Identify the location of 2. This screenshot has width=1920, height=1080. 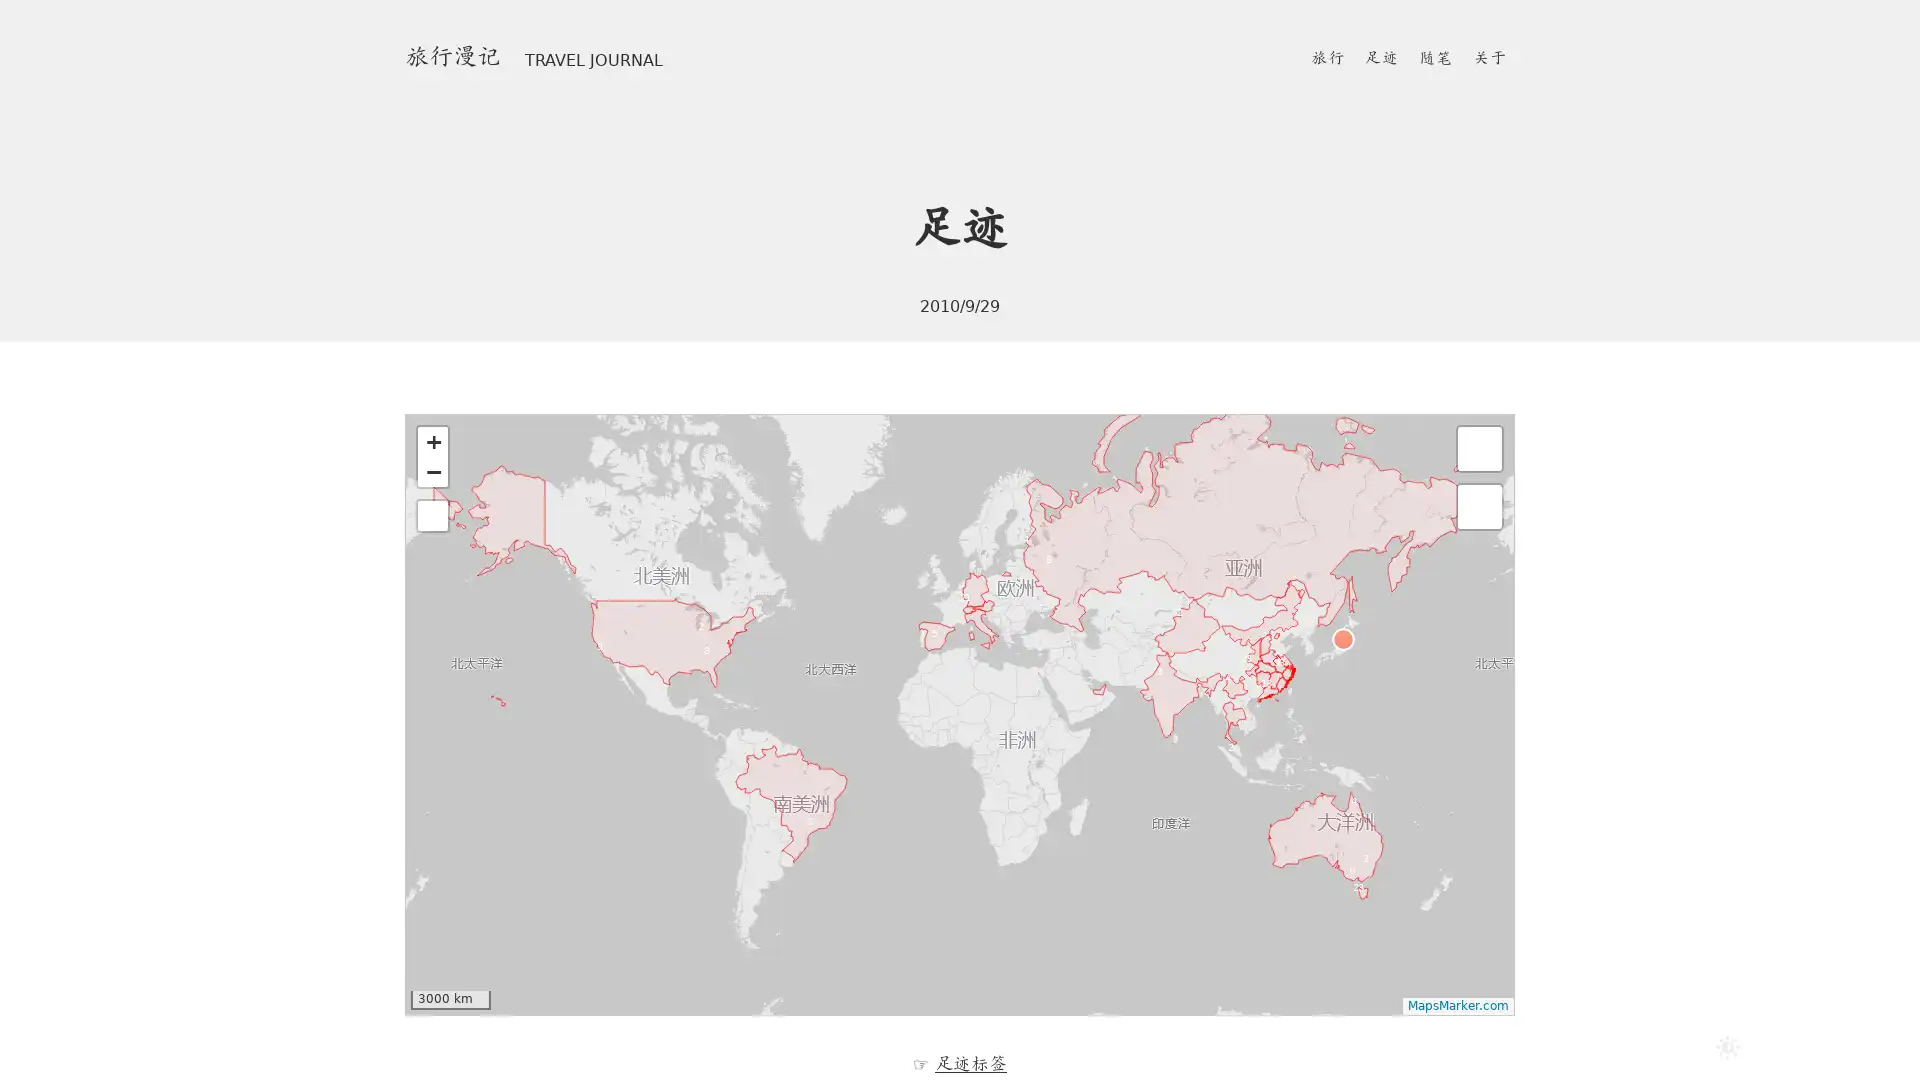
(1096, 685).